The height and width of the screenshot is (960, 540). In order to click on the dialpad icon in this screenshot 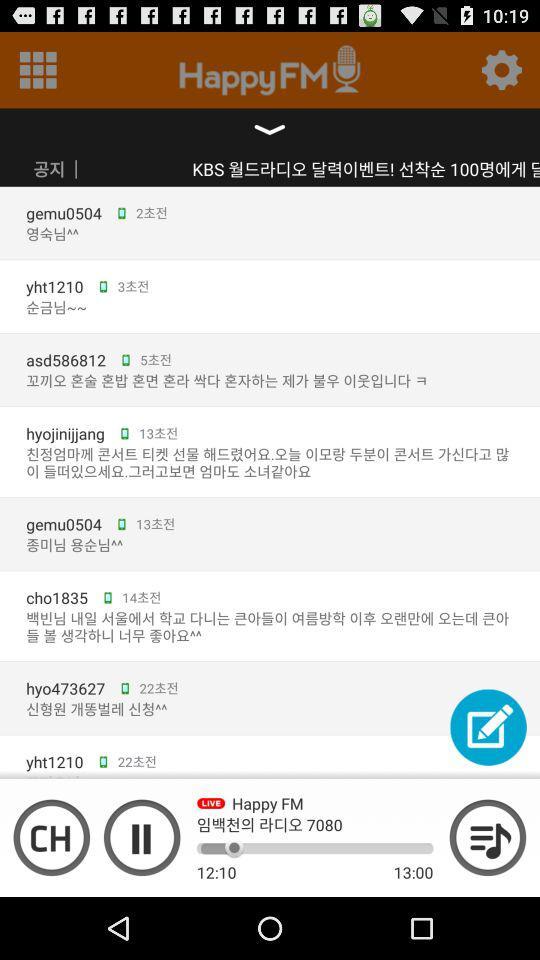, I will do `click(38, 74)`.